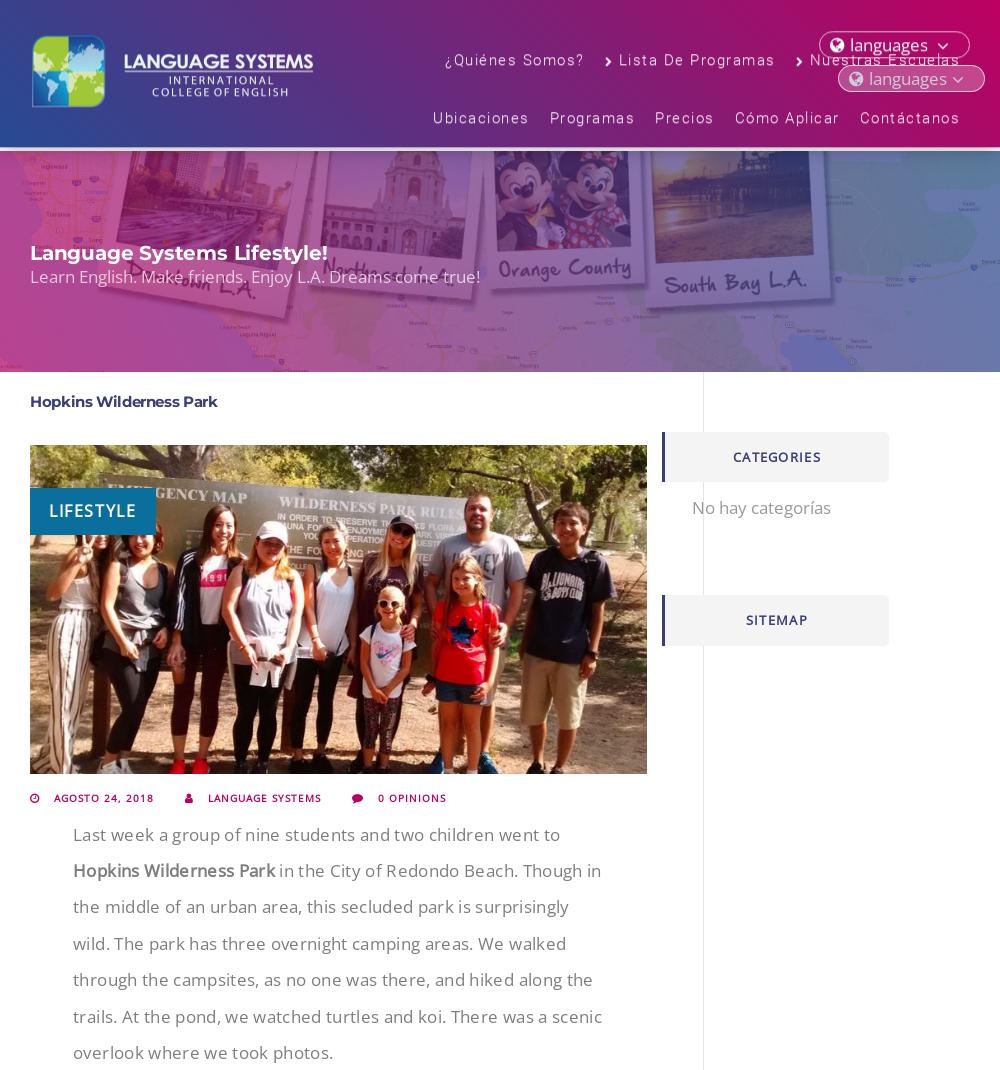 The width and height of the screenshot is (1000, 1070). What do you see at coordinates (514, 62) in the screenshot?
I see `'¿Quiénes somos?'` at bounding box center [514, 62].